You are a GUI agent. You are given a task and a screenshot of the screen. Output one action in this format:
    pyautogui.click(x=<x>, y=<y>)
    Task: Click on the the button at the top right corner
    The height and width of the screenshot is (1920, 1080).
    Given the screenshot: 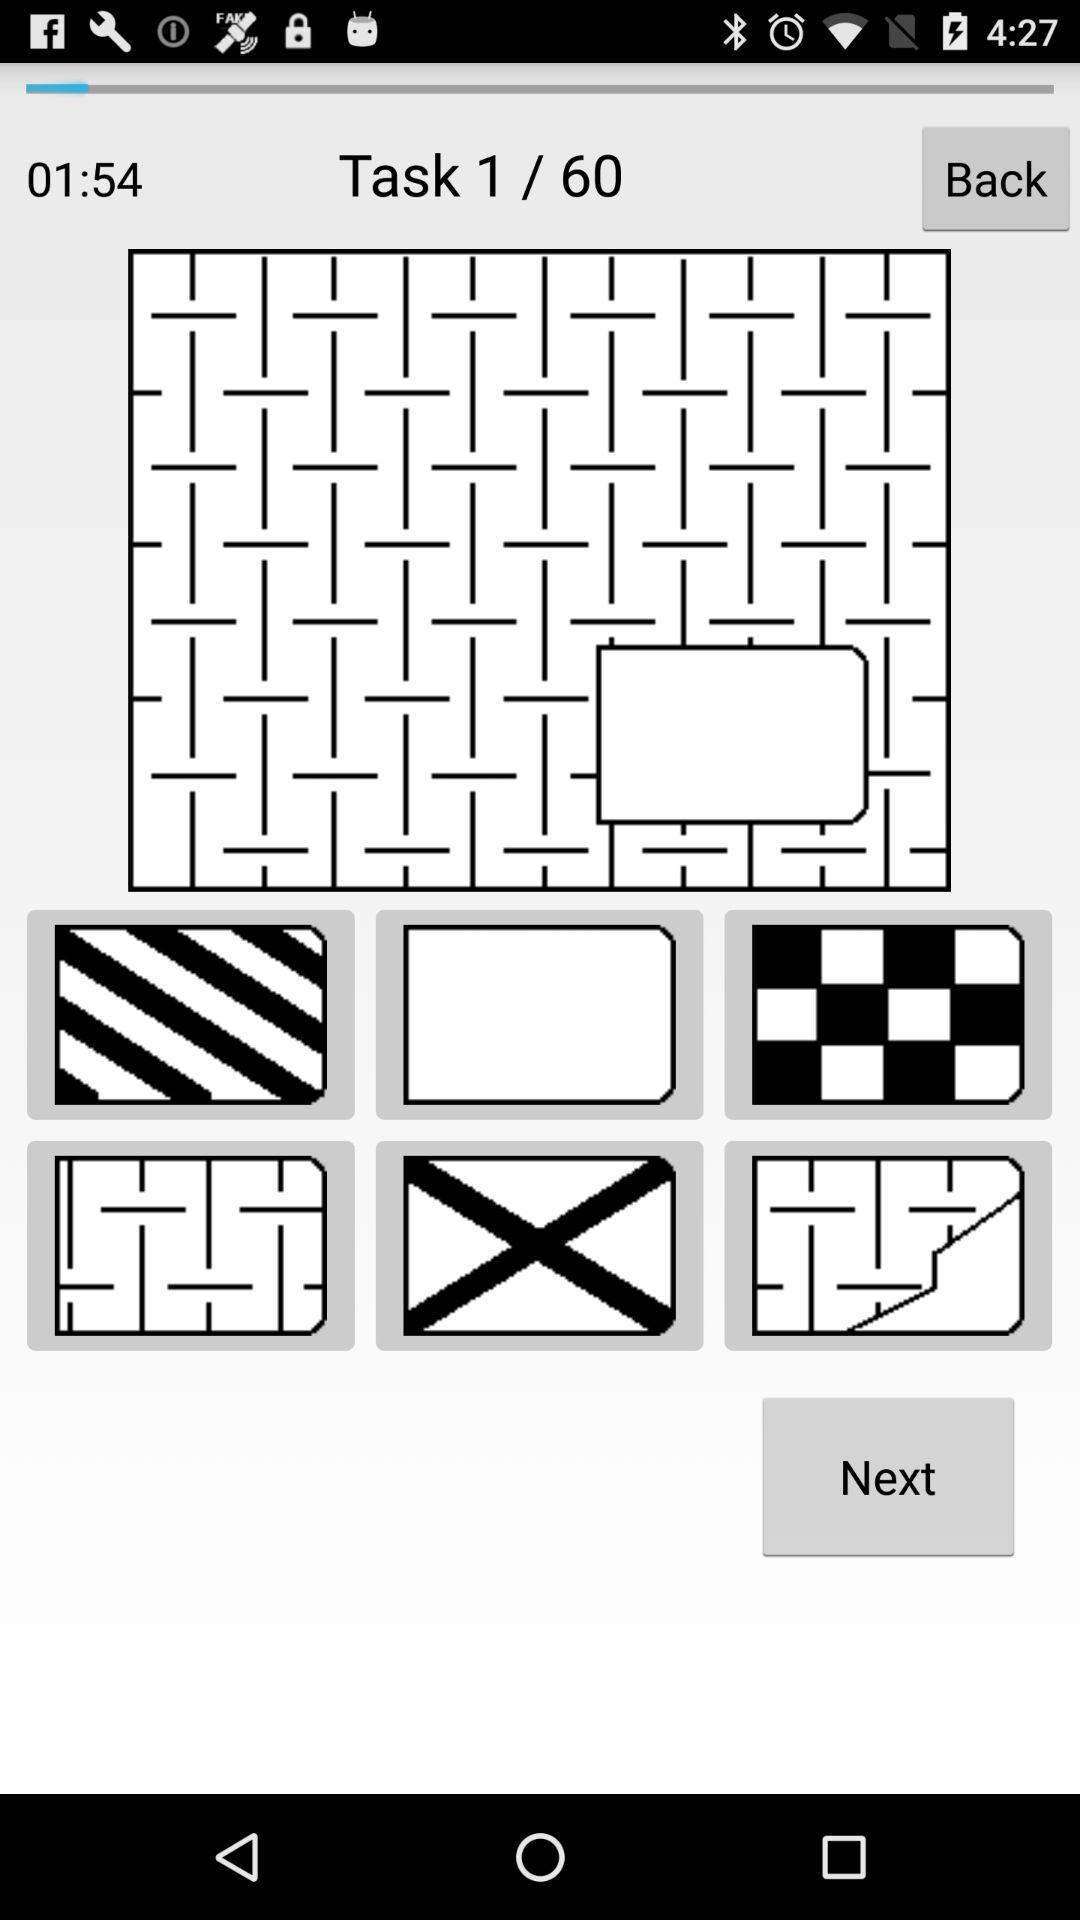 What is the action you would take?
    pyautogui.click(x=995, y=178)
    